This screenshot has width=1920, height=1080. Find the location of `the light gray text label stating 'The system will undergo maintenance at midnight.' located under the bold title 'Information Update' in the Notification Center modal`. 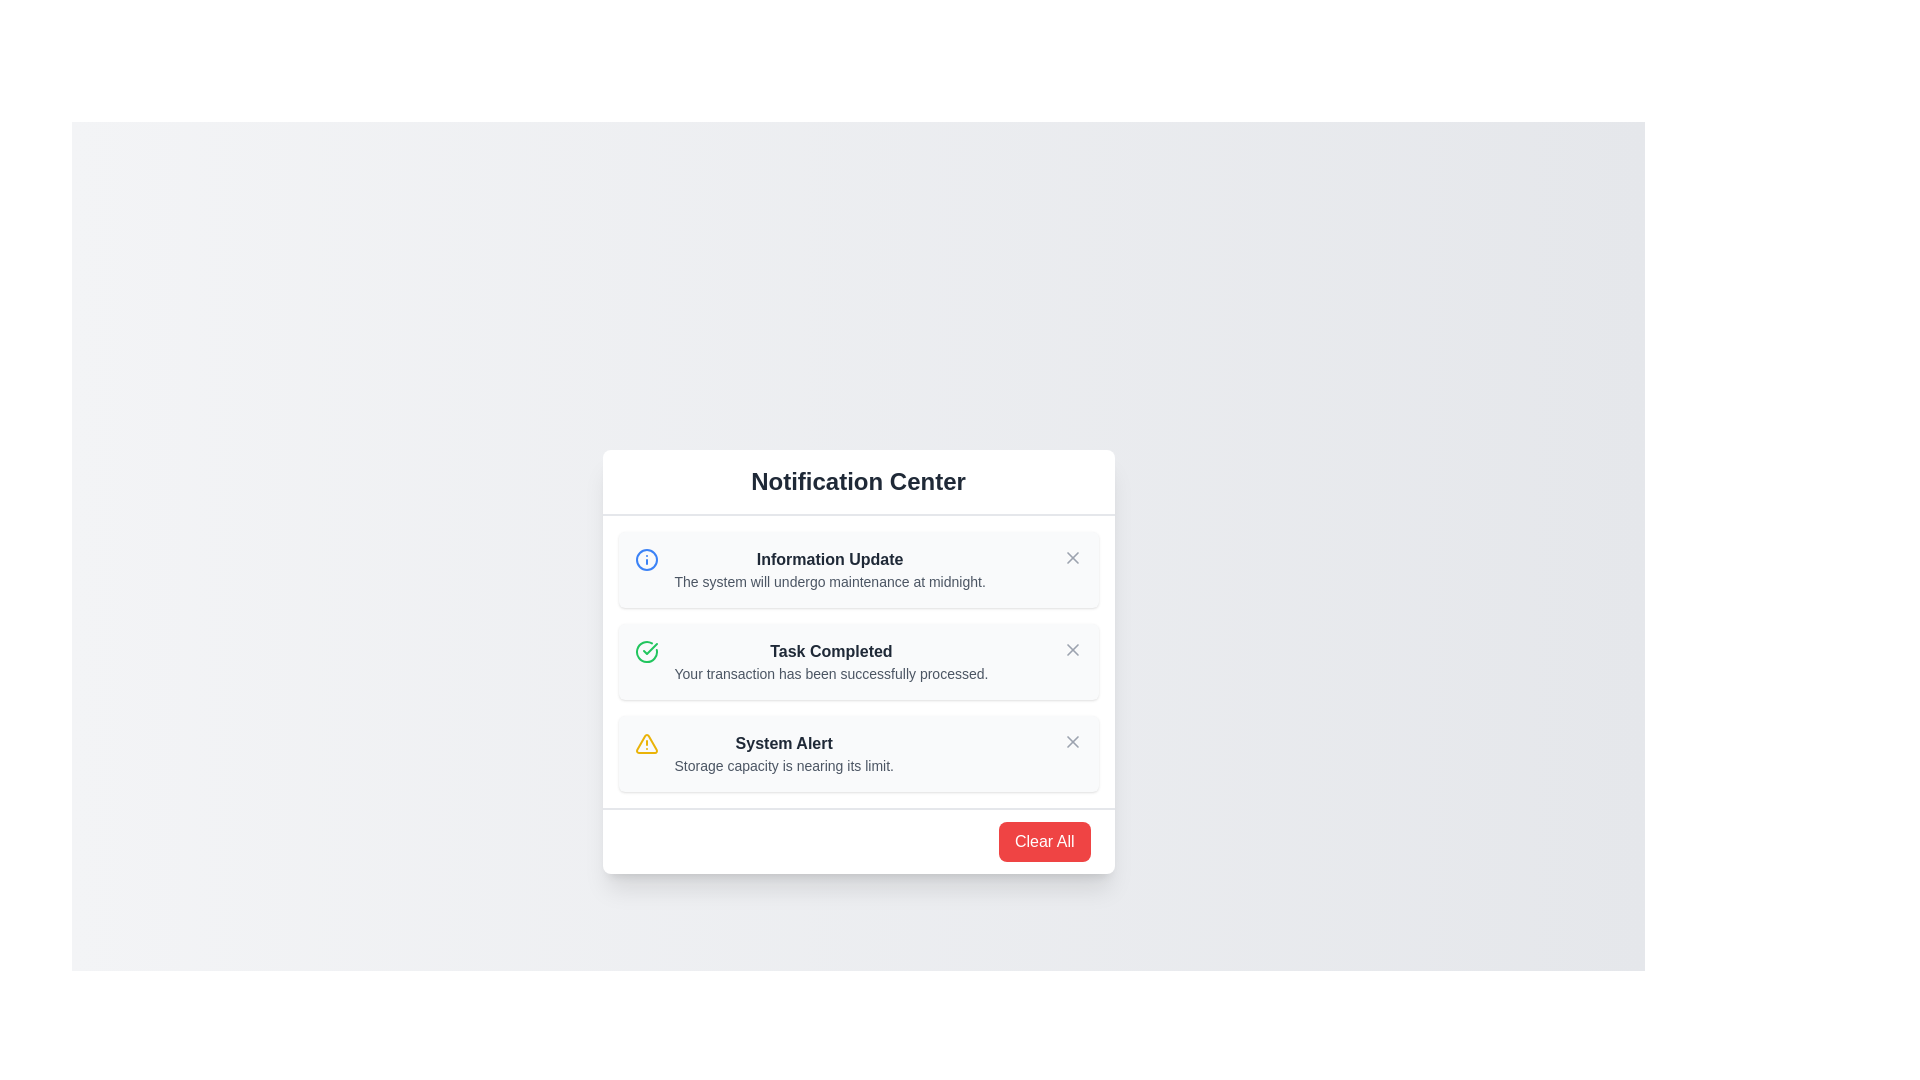

the light gray text label stating 'The system will undergo maintenance at midnight.' located under the bold title 'Information Update' in the Notification Center modal is located at coordinates (830, 582).